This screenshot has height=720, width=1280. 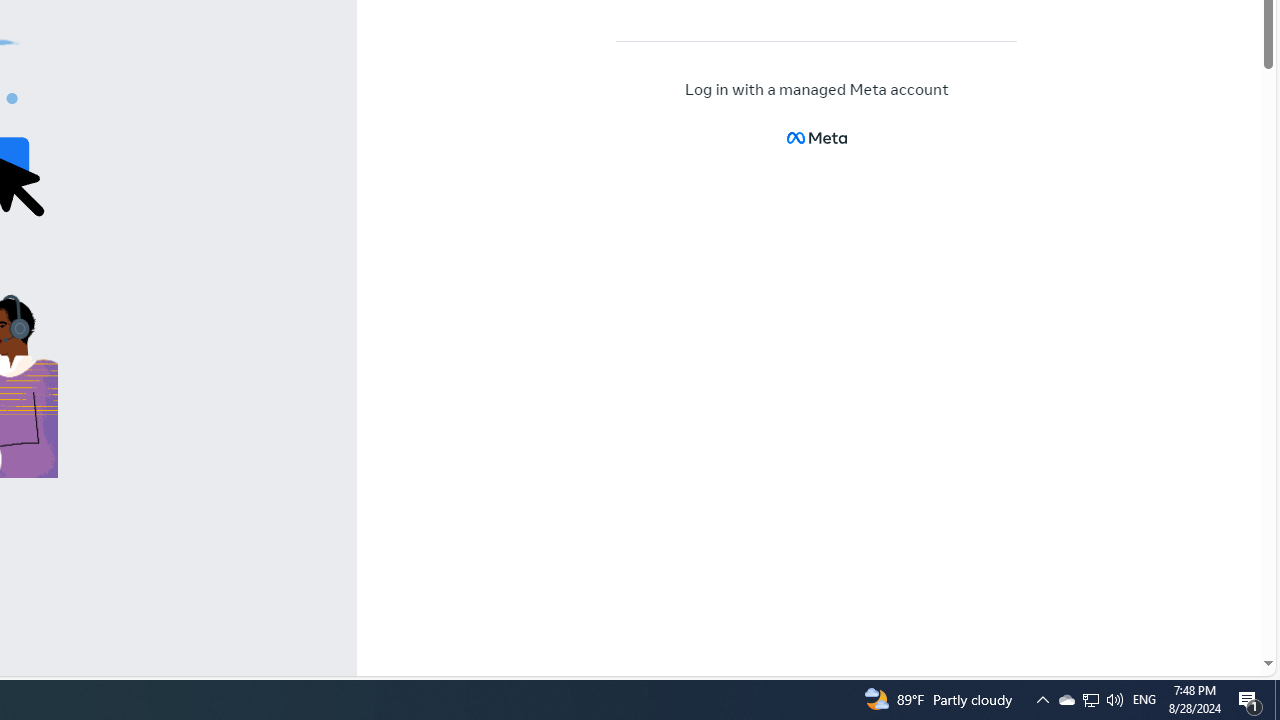 What do you see at coordinates (817, 90) in the screenshot?
I see `'Log in with a managed Meta account'` at bounding box center [817, 90].